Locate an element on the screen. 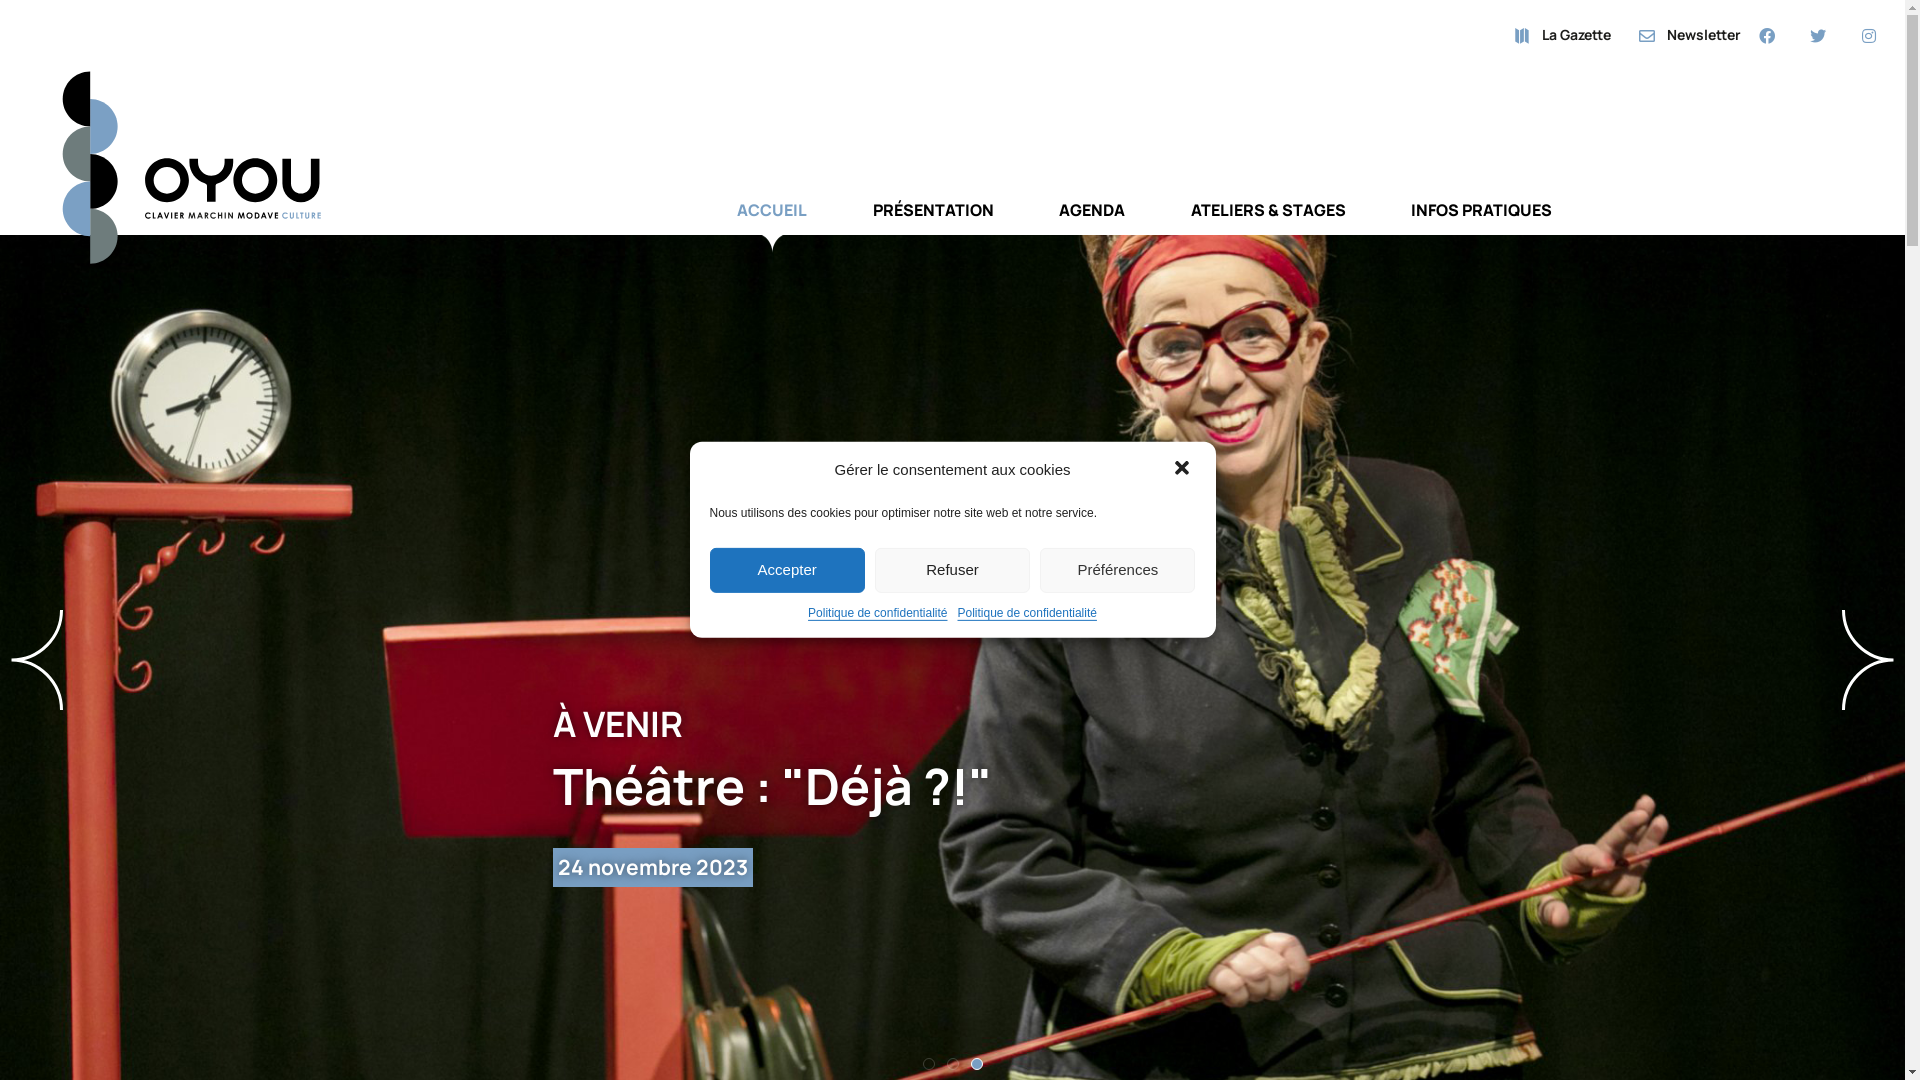 This screenshot has height=1080, width=1920. 'Refuser' is located at coordinates (951, 570).